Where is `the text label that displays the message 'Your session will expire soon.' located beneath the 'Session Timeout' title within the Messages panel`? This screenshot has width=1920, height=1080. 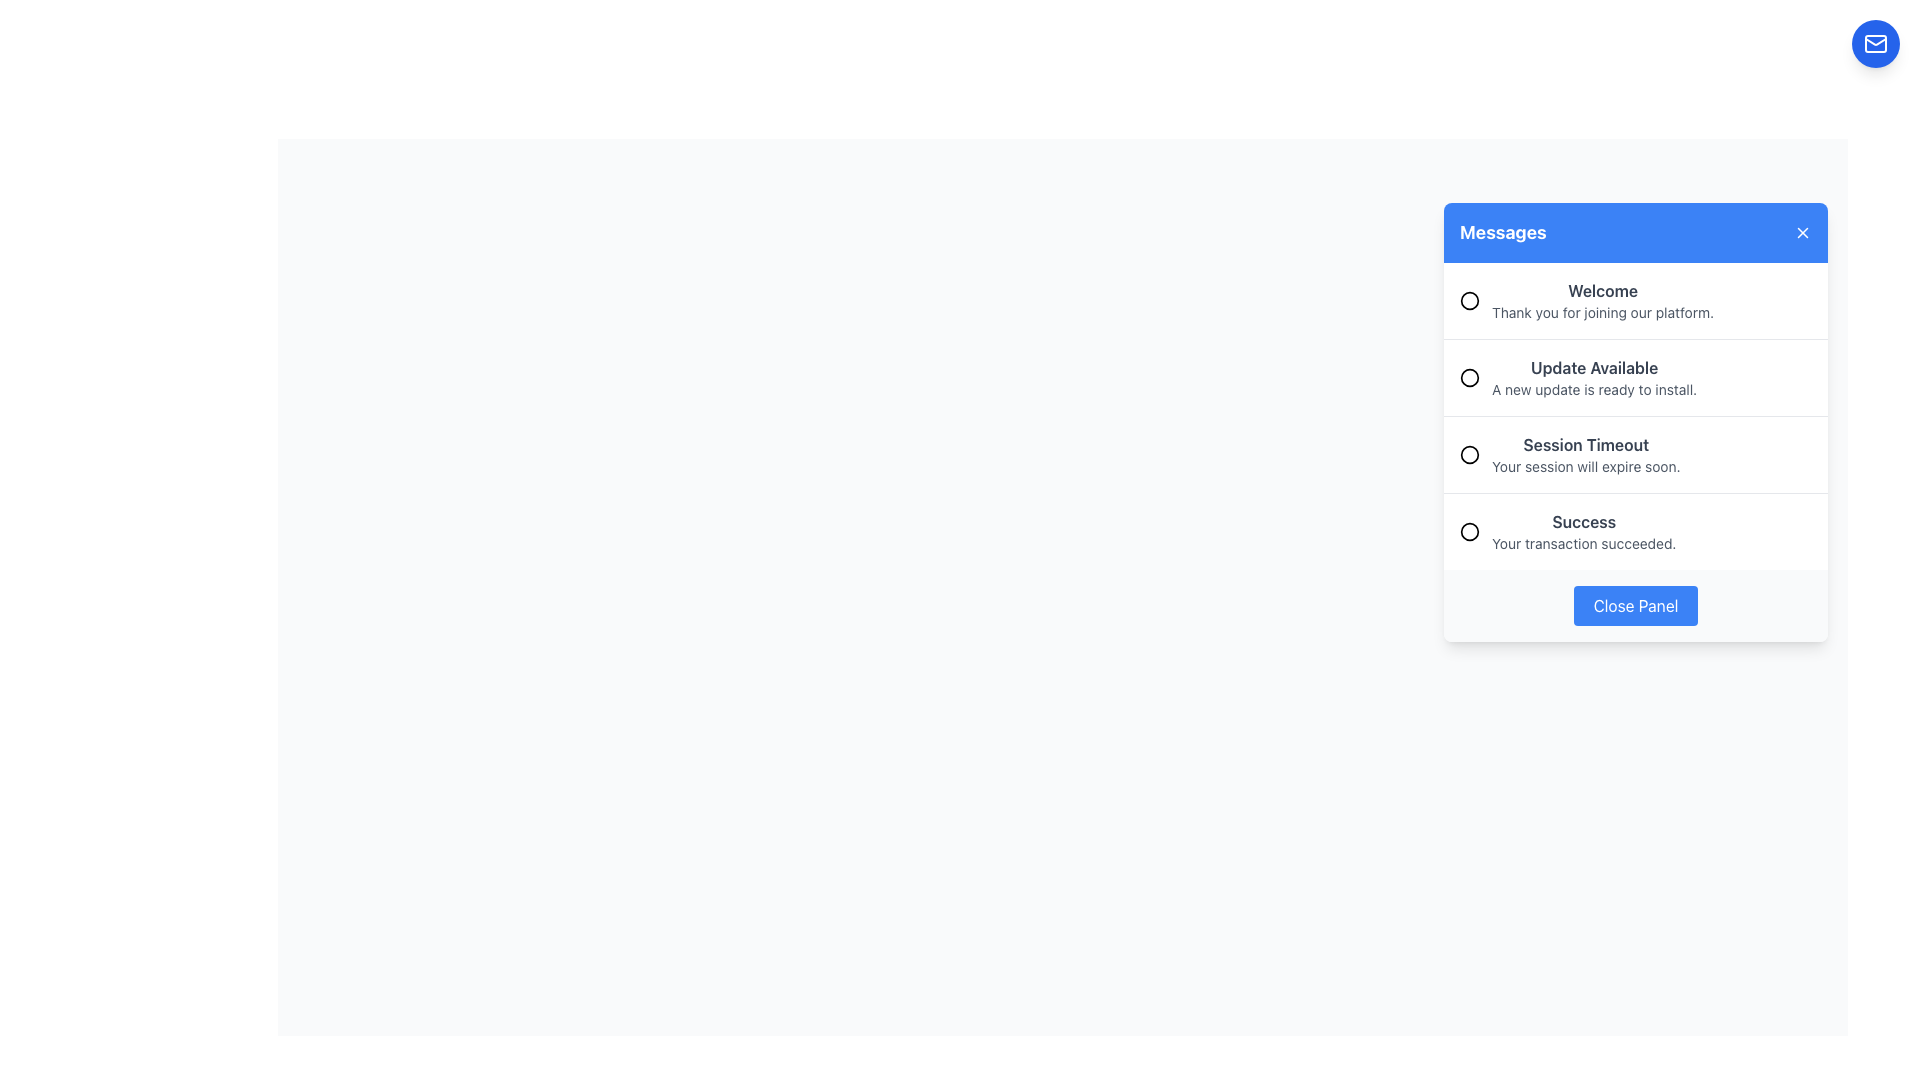
the text label that displays the message 'Your session will expire soon.' located beneath the 'Session Timeout' title within the Messages panel is located at coordinates (1585, 466).